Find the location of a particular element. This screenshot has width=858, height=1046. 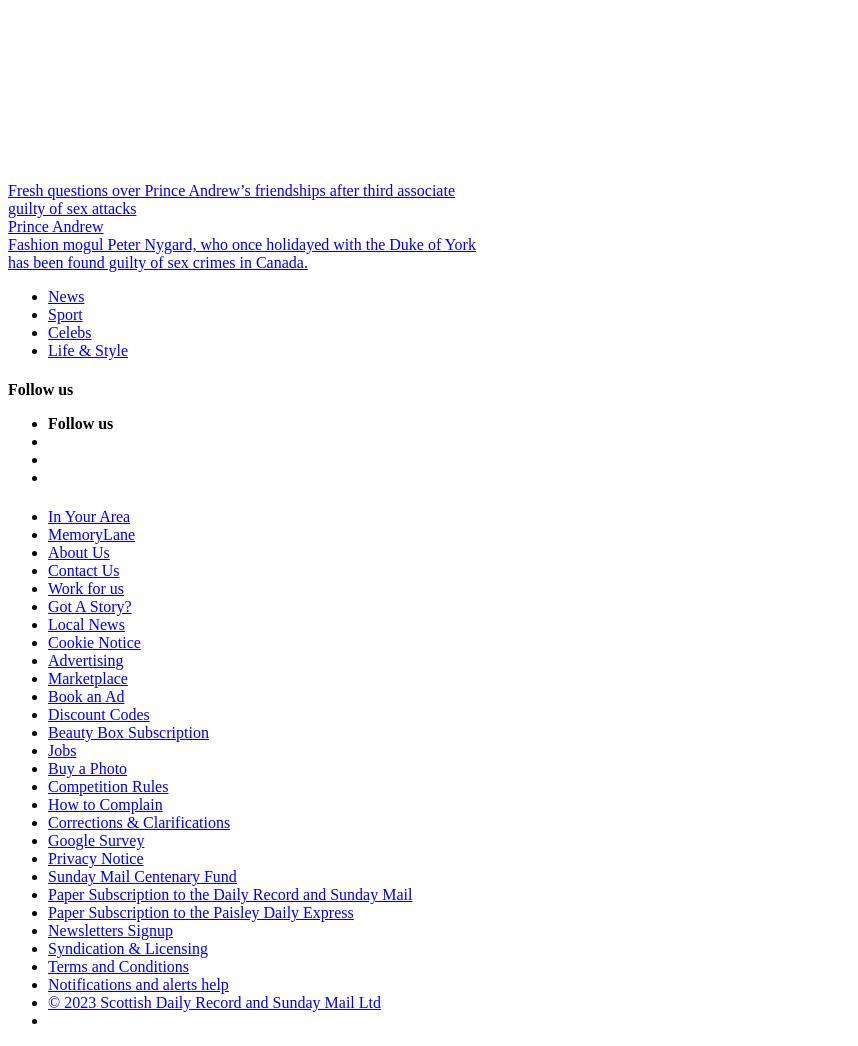

'About Us' is located at coordinates (77, 551).